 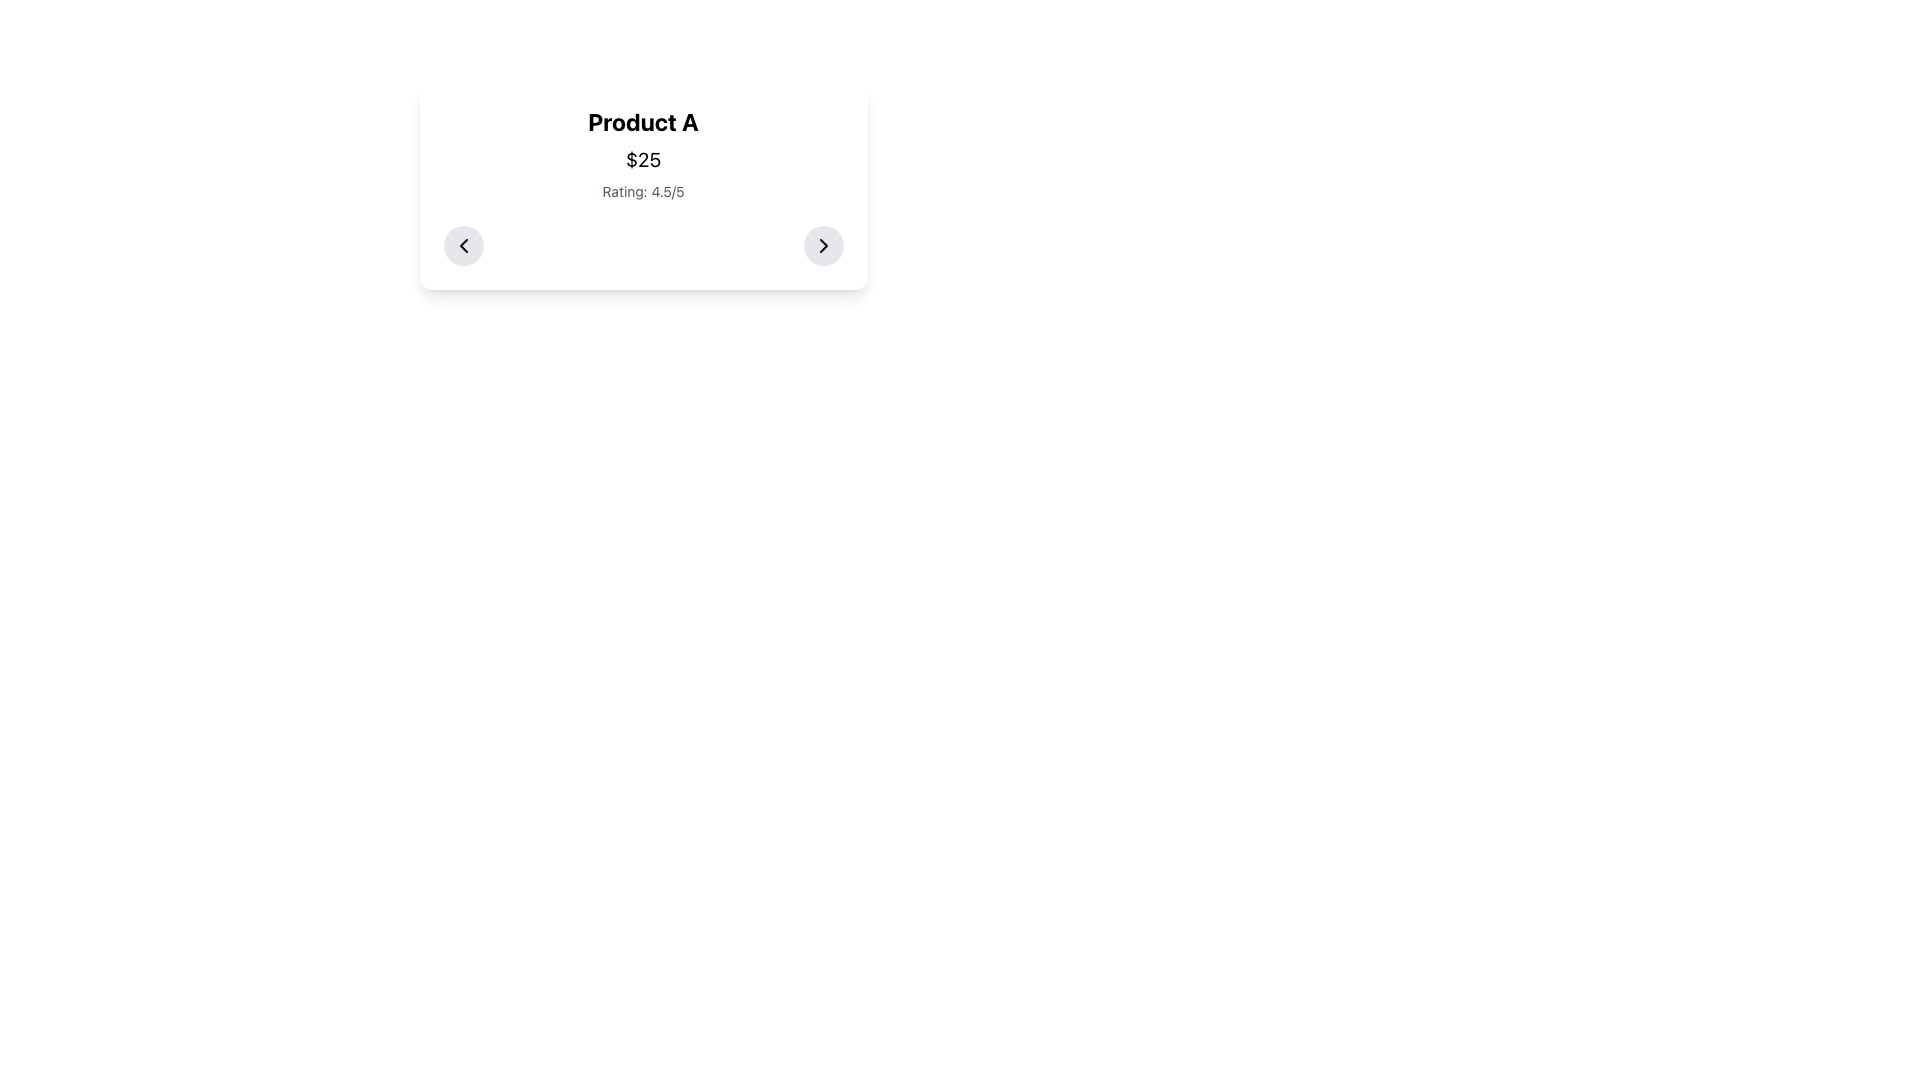 I want to click on details displayed in the text block containing the product name 'Product A', price '$25', and rating 'Rating: 4.5/5', which is center-aligned in the card-like structure, so click(x=643, y=153).